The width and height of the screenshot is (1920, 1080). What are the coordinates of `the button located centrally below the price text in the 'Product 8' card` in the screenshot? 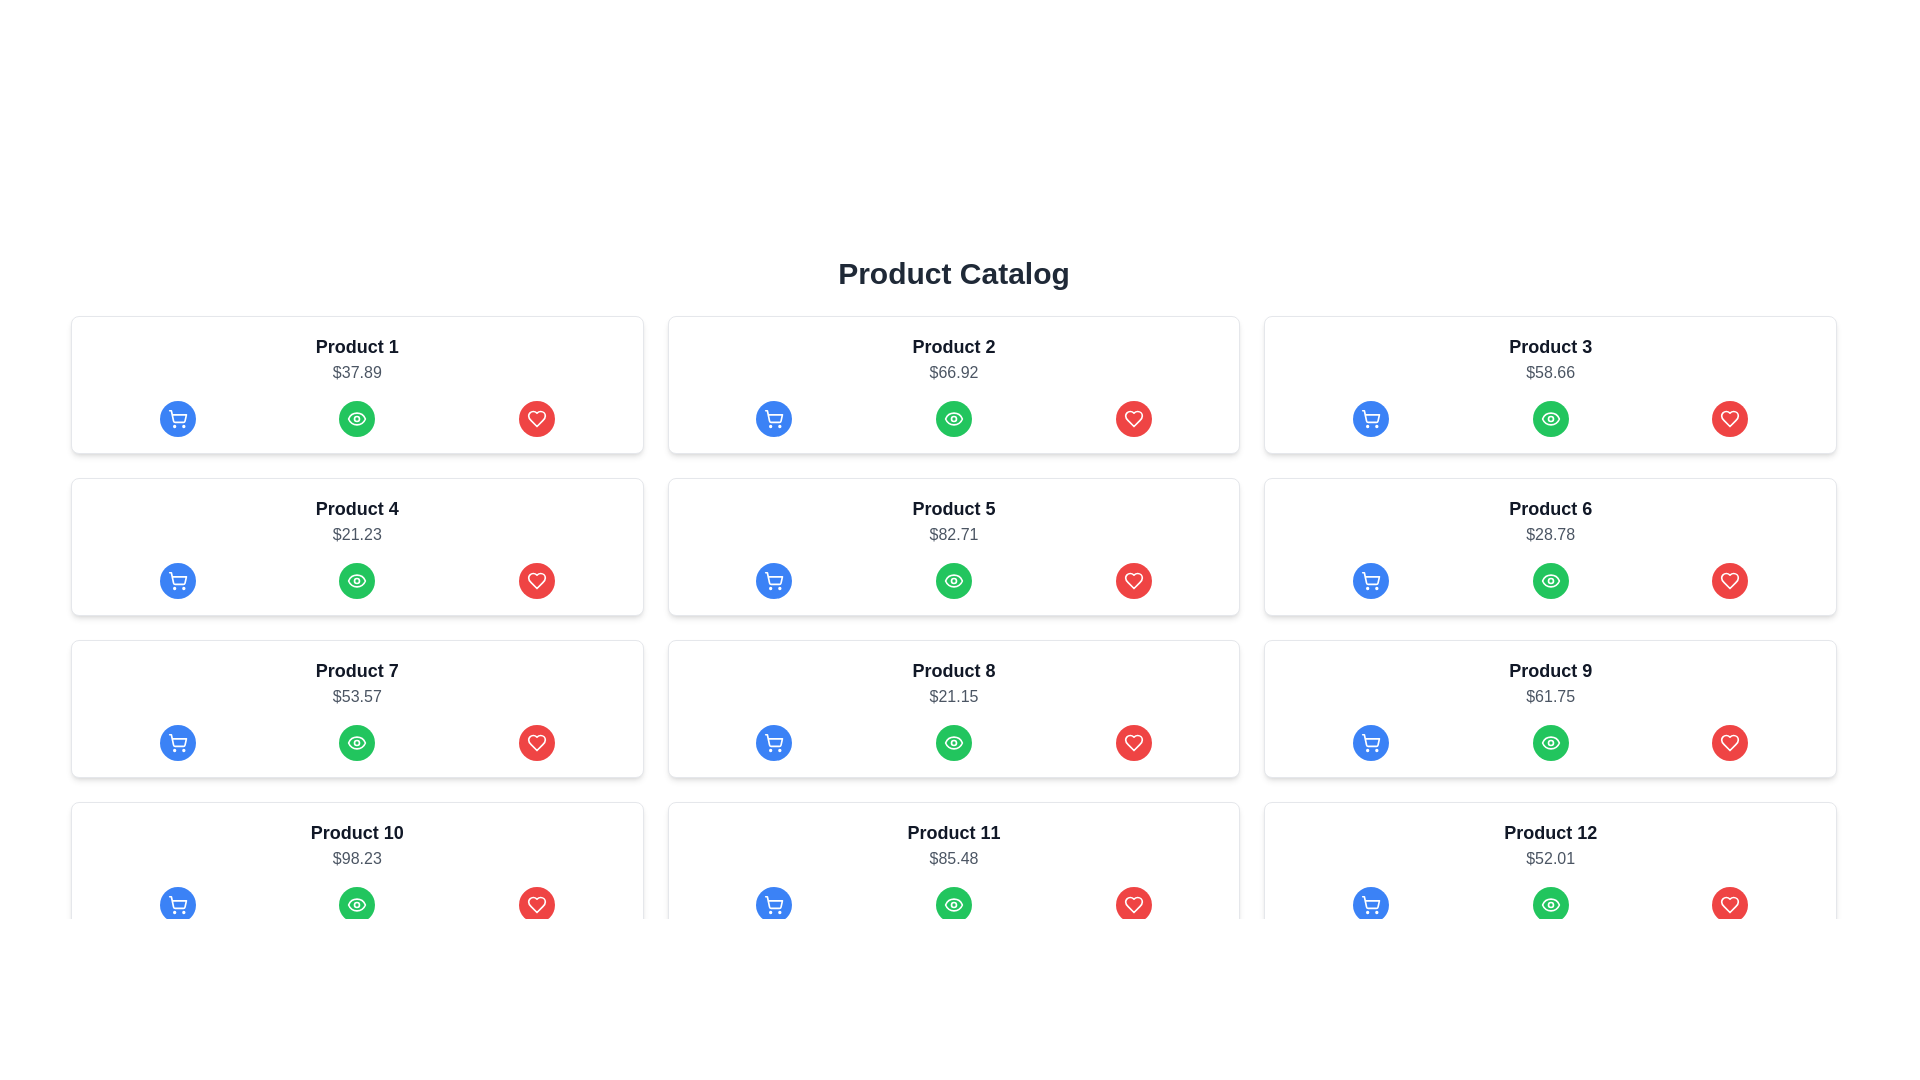 It's located at (953, 743).